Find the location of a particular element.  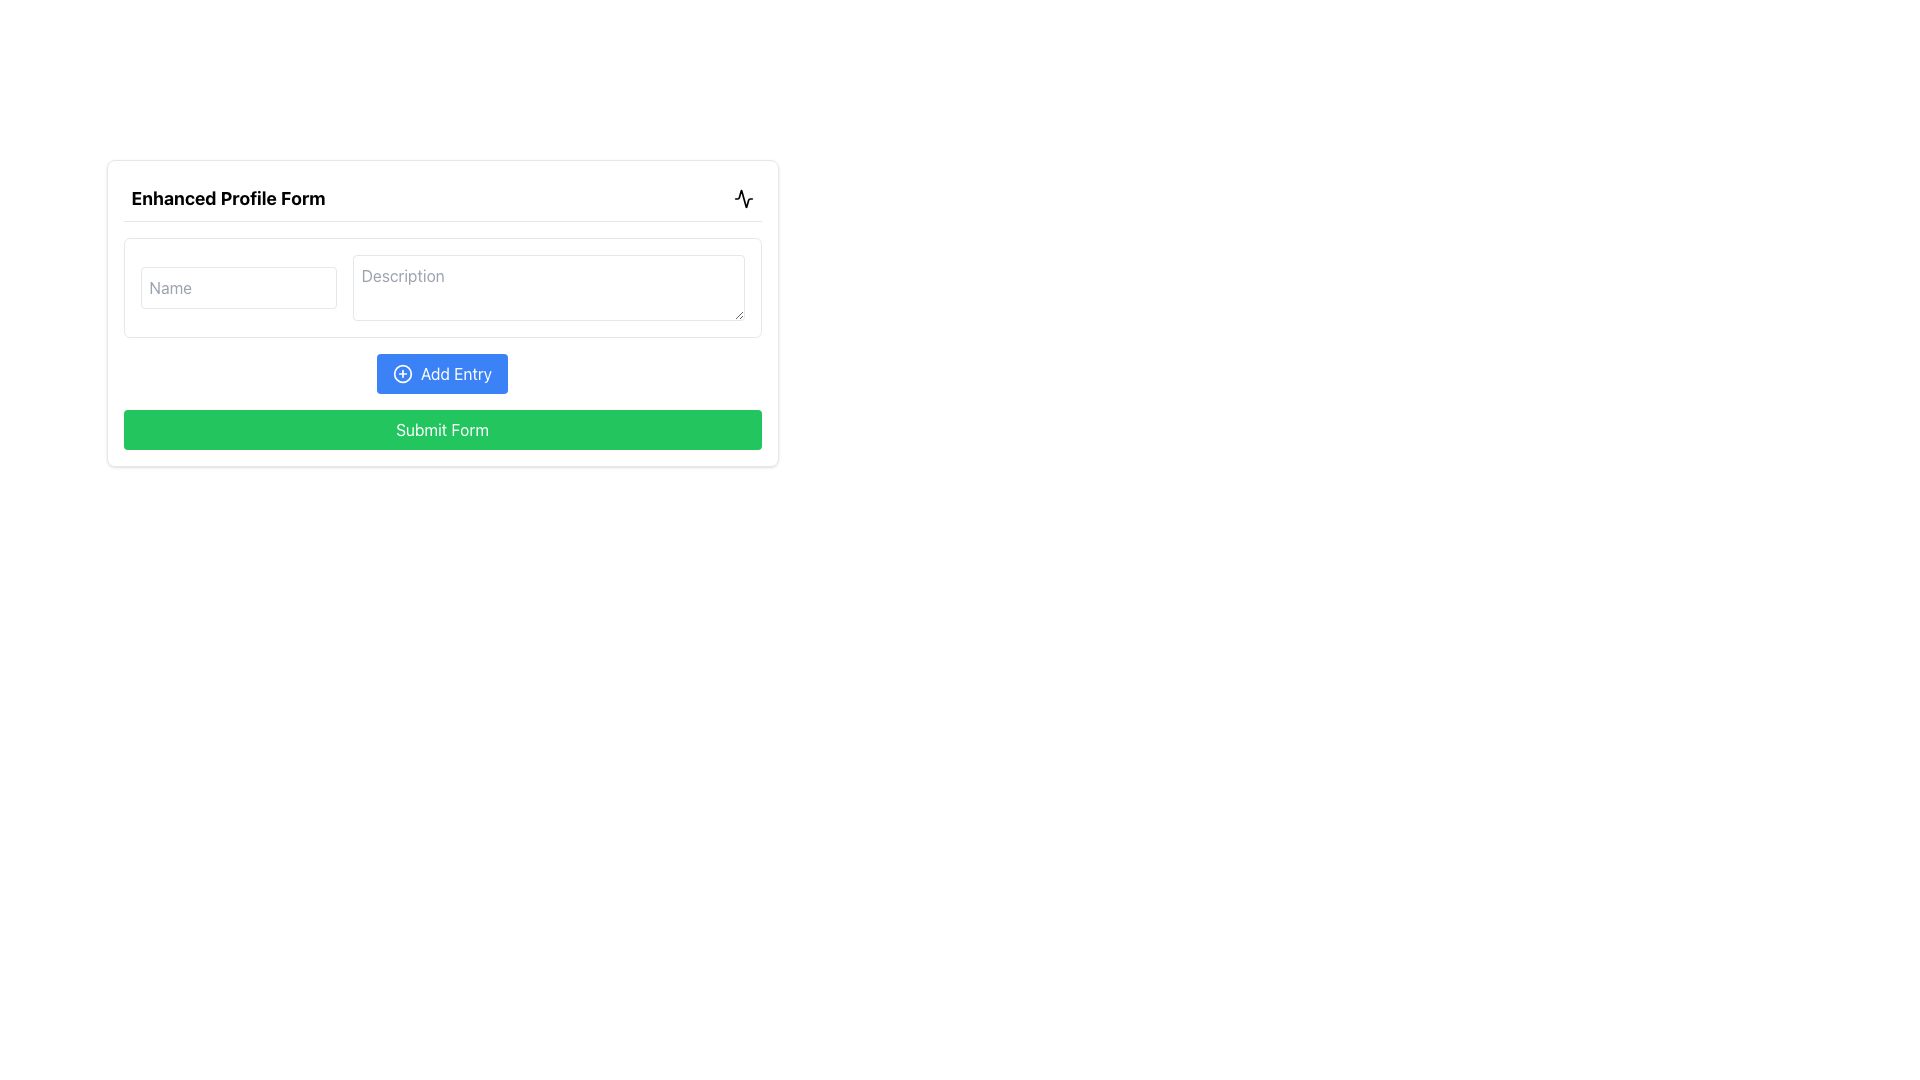

the waveform-like SVG graphic icon located near the top-right corner of the Enhanced Profile Form section is located at coordinates (742, 199).